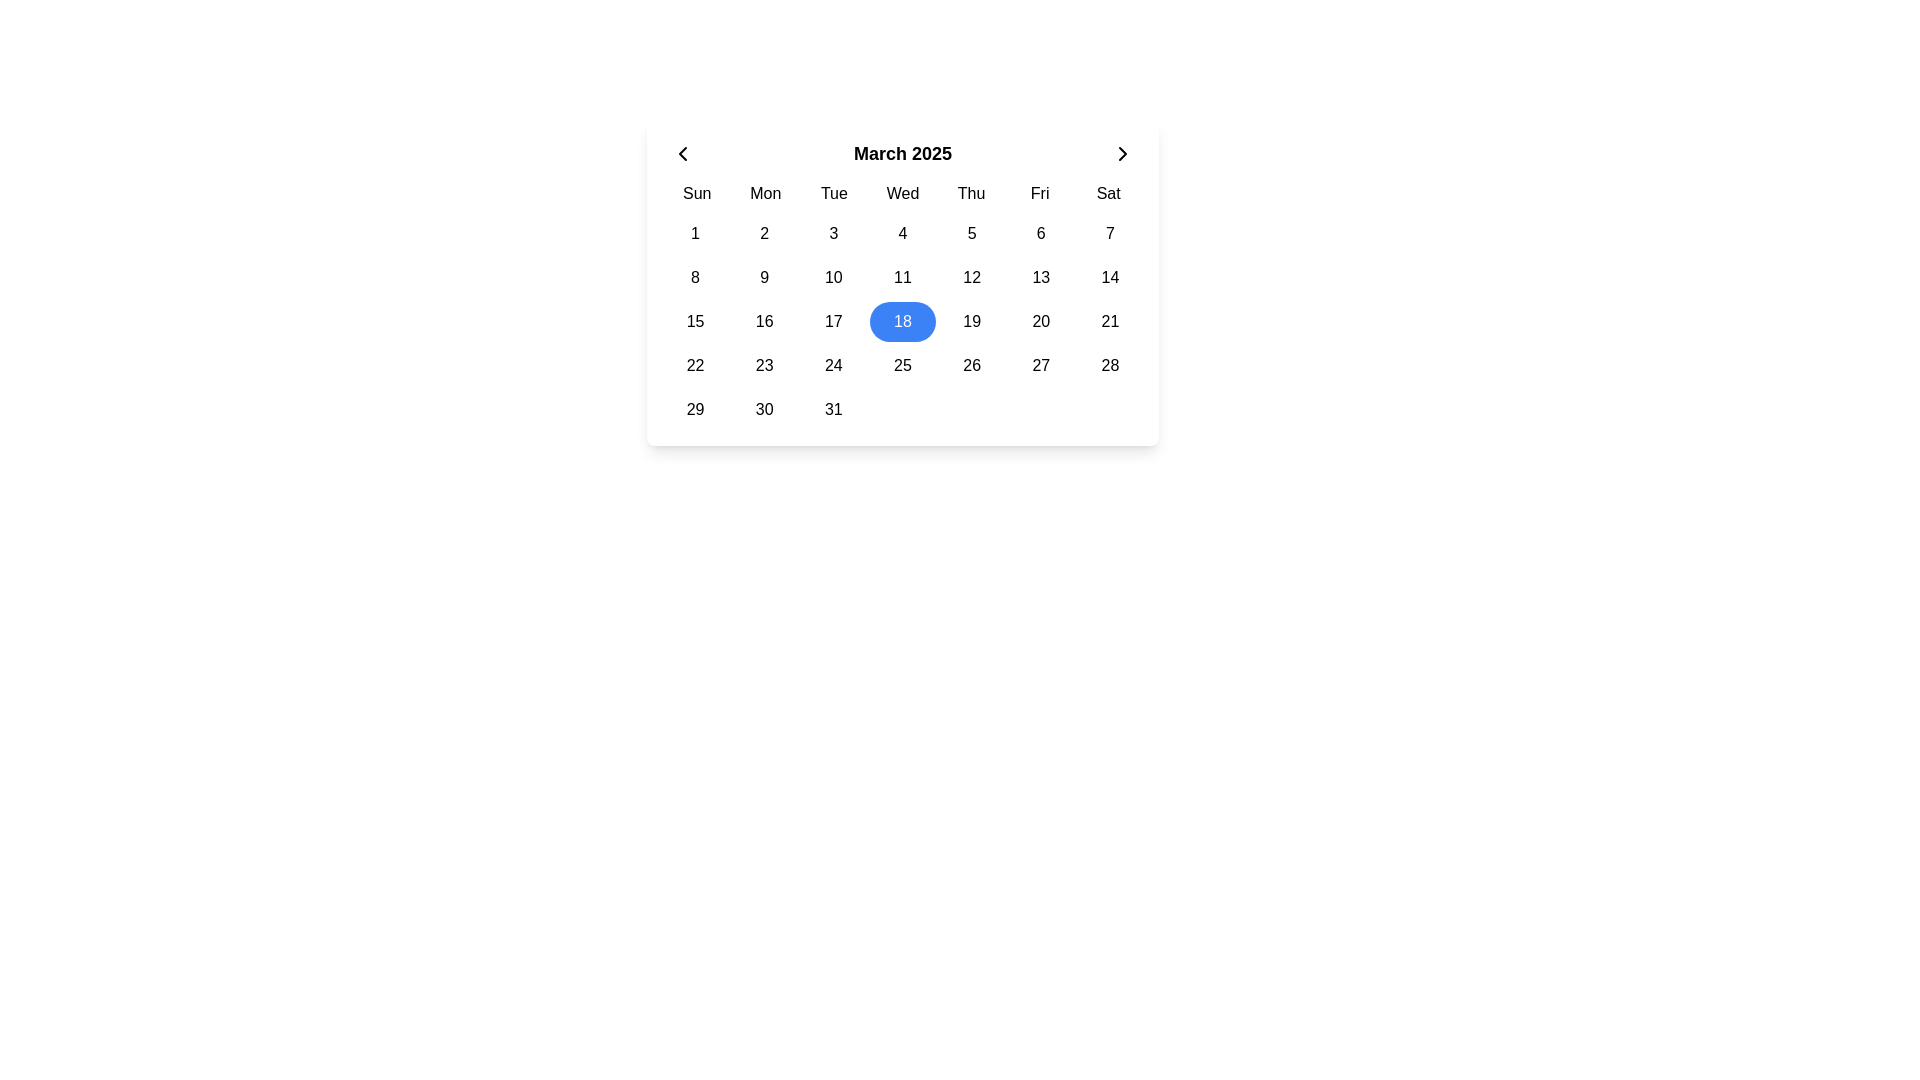  Describe the element at coordinates (901, 277) in the screenshot. I see `the circular button displaying the number '11' in the calendar month view` at that location.